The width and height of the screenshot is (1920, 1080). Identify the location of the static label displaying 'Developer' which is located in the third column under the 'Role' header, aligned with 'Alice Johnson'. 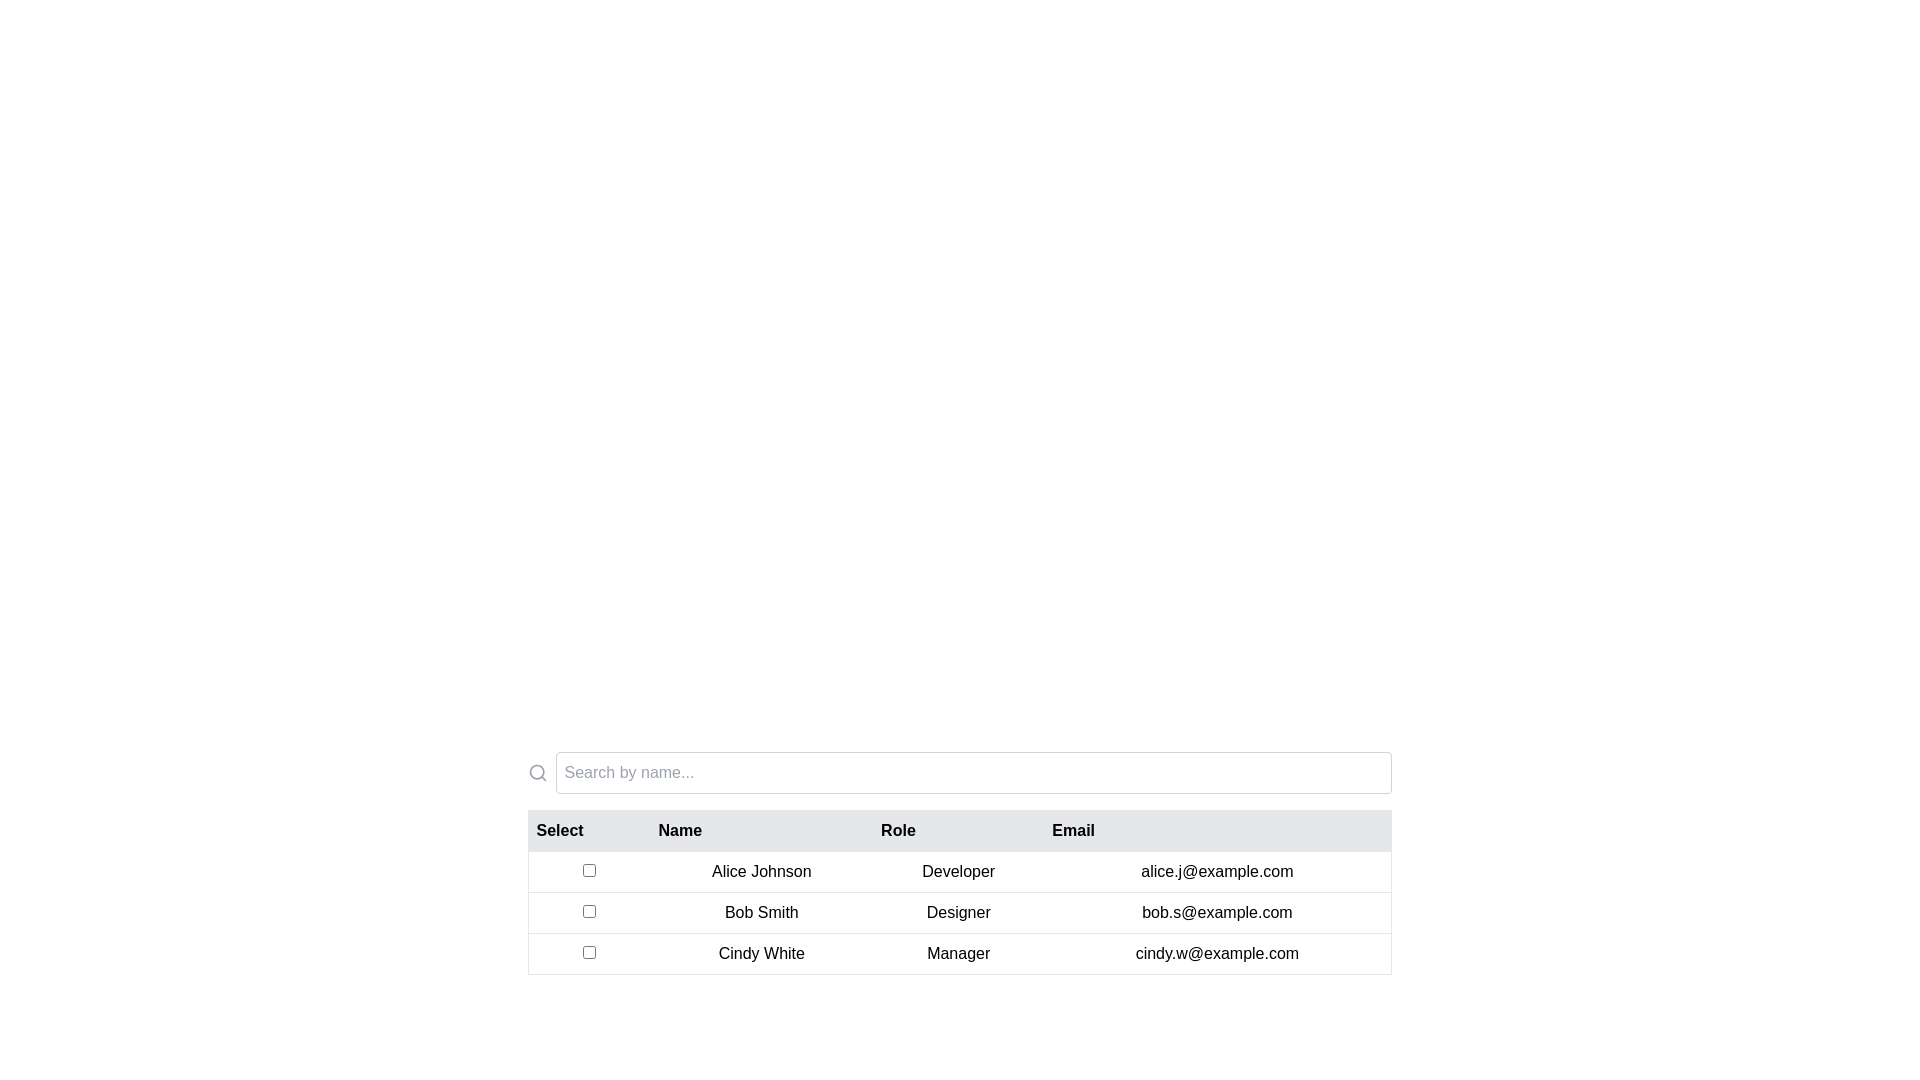
(957, 870).